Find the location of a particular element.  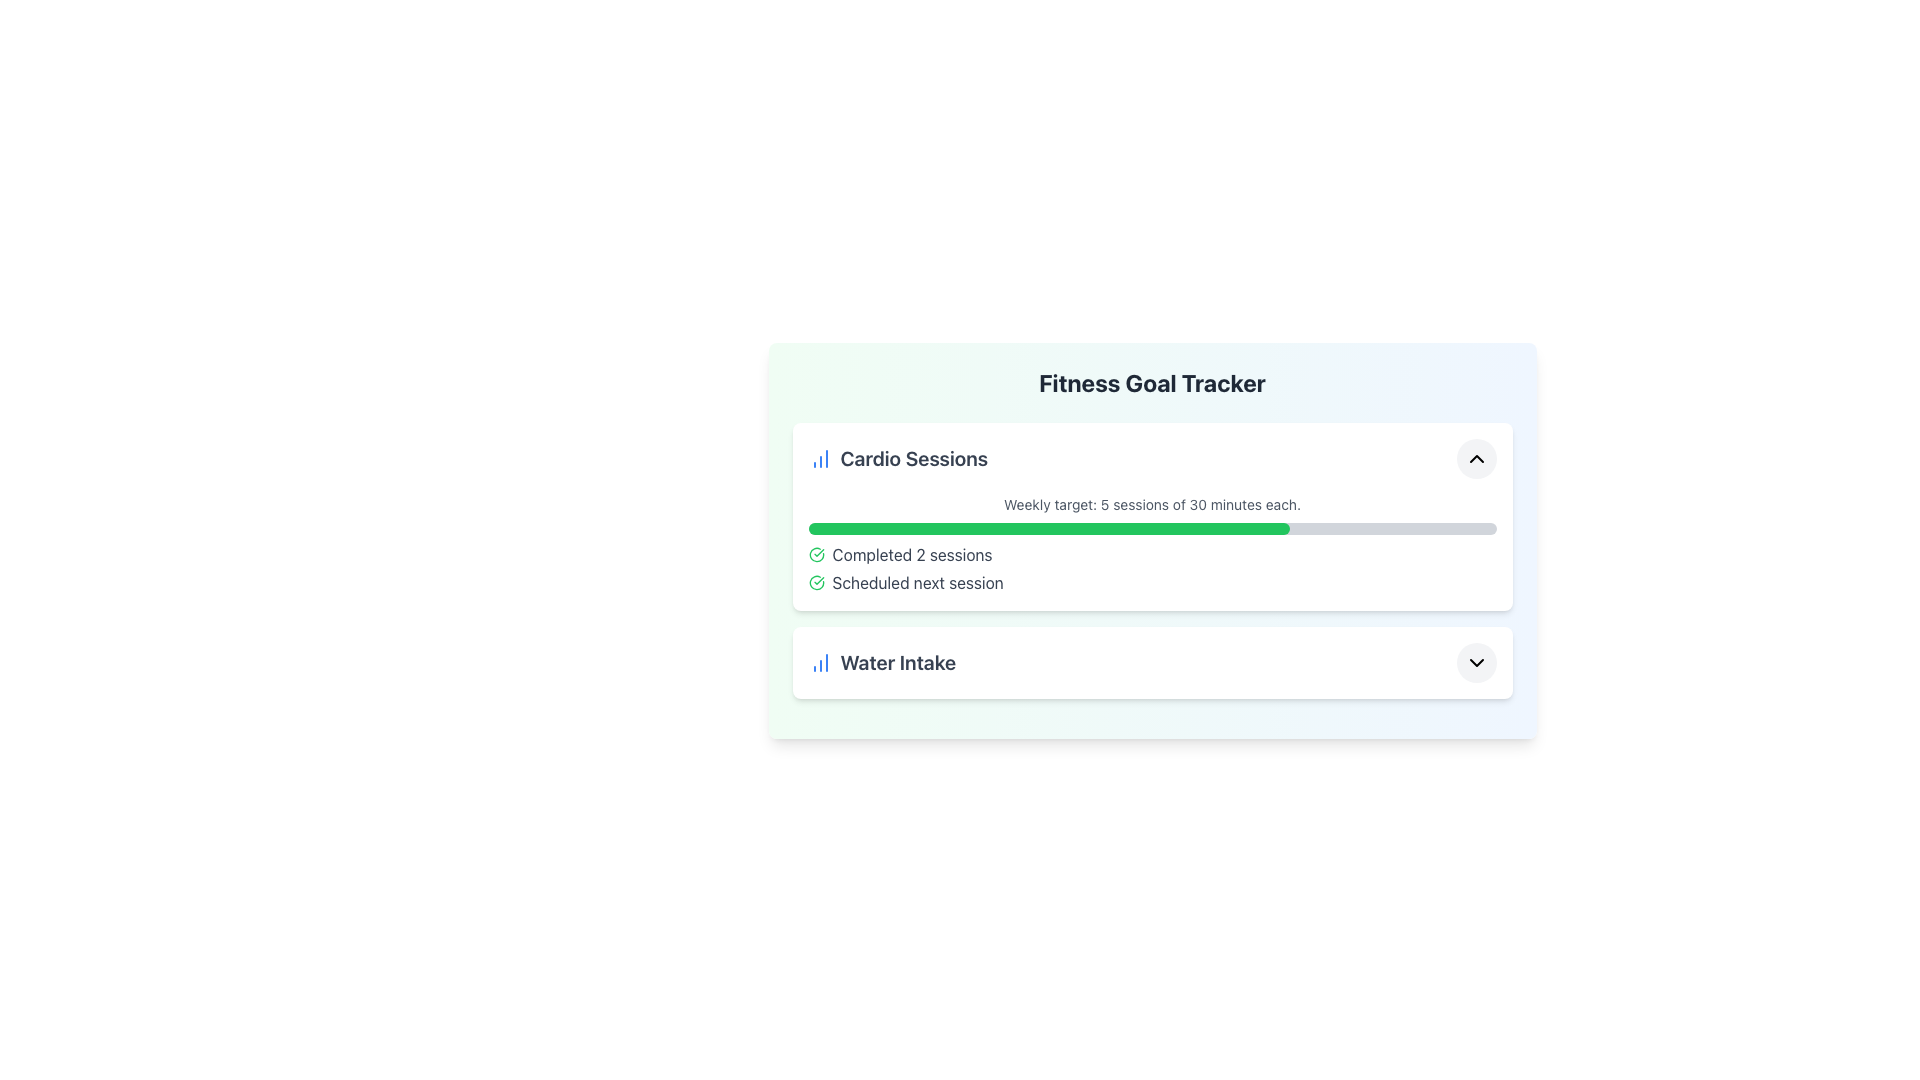

textual information from the Progress Tracker and Informational Block located under the 'Cardio Sessions' heading, which provides details on weekly targets, progress status, and activity summaries is located at coordinates (1152, 544).